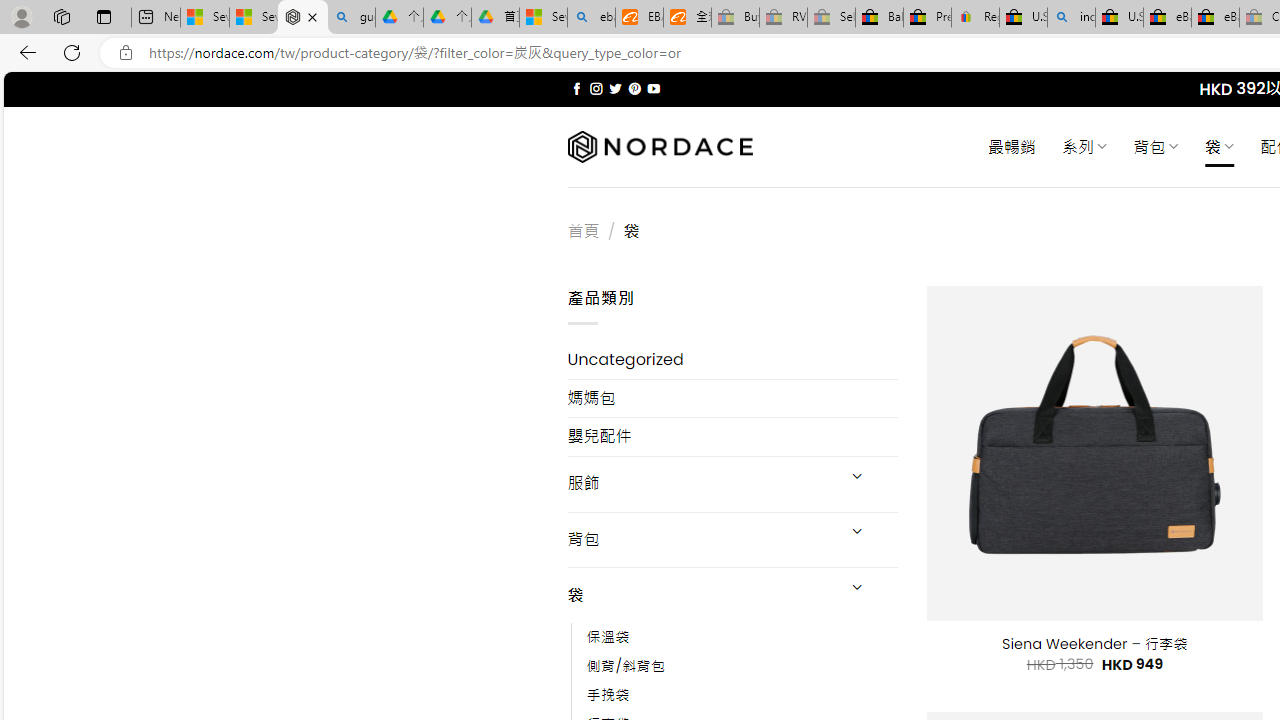 The image size is (1280, 720). Describe the element at coordinates (576, 88) in the screenshot. I see `'Follow on Facebook'` at that location.